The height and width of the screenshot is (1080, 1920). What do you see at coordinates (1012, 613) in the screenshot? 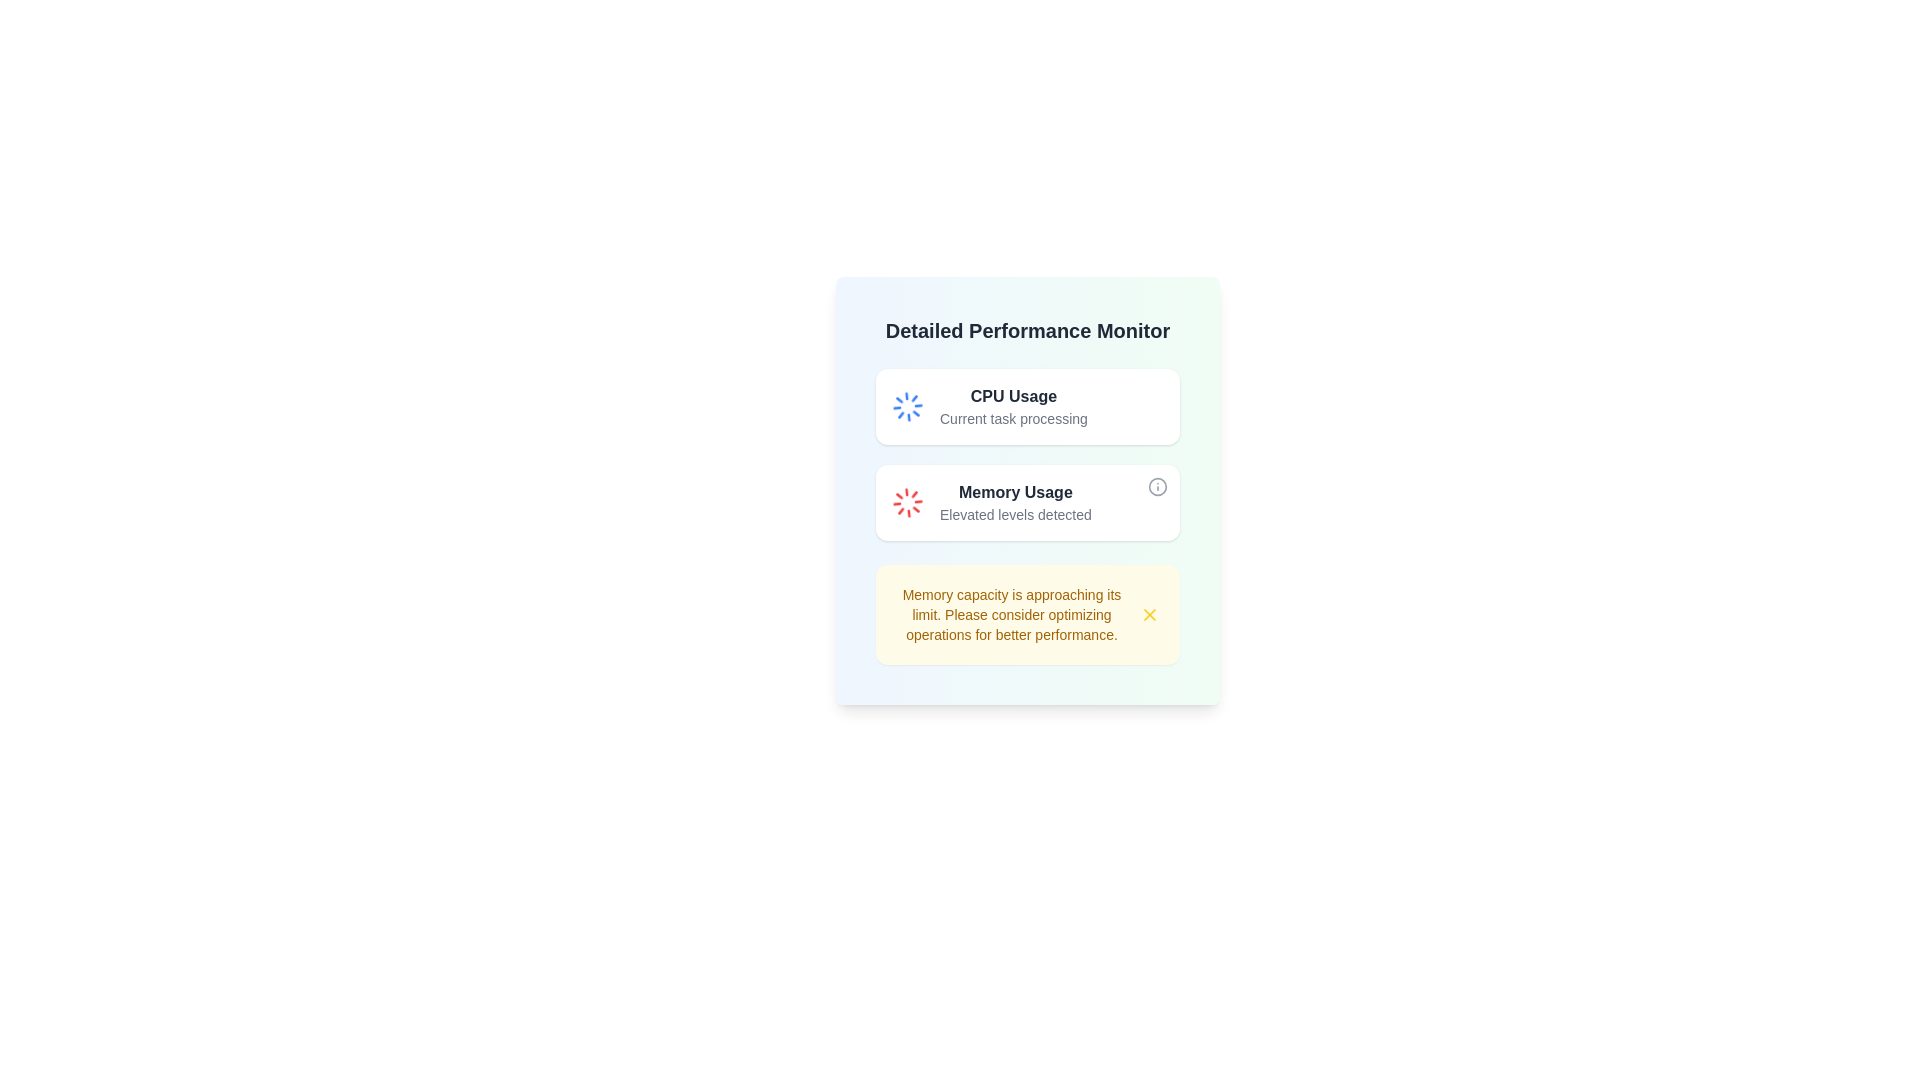
I see `cautionary message displayed in the yellow, rounded rectangle text block indicating that memory capacity is nearing its limit` at bounding box center [1012, 613].